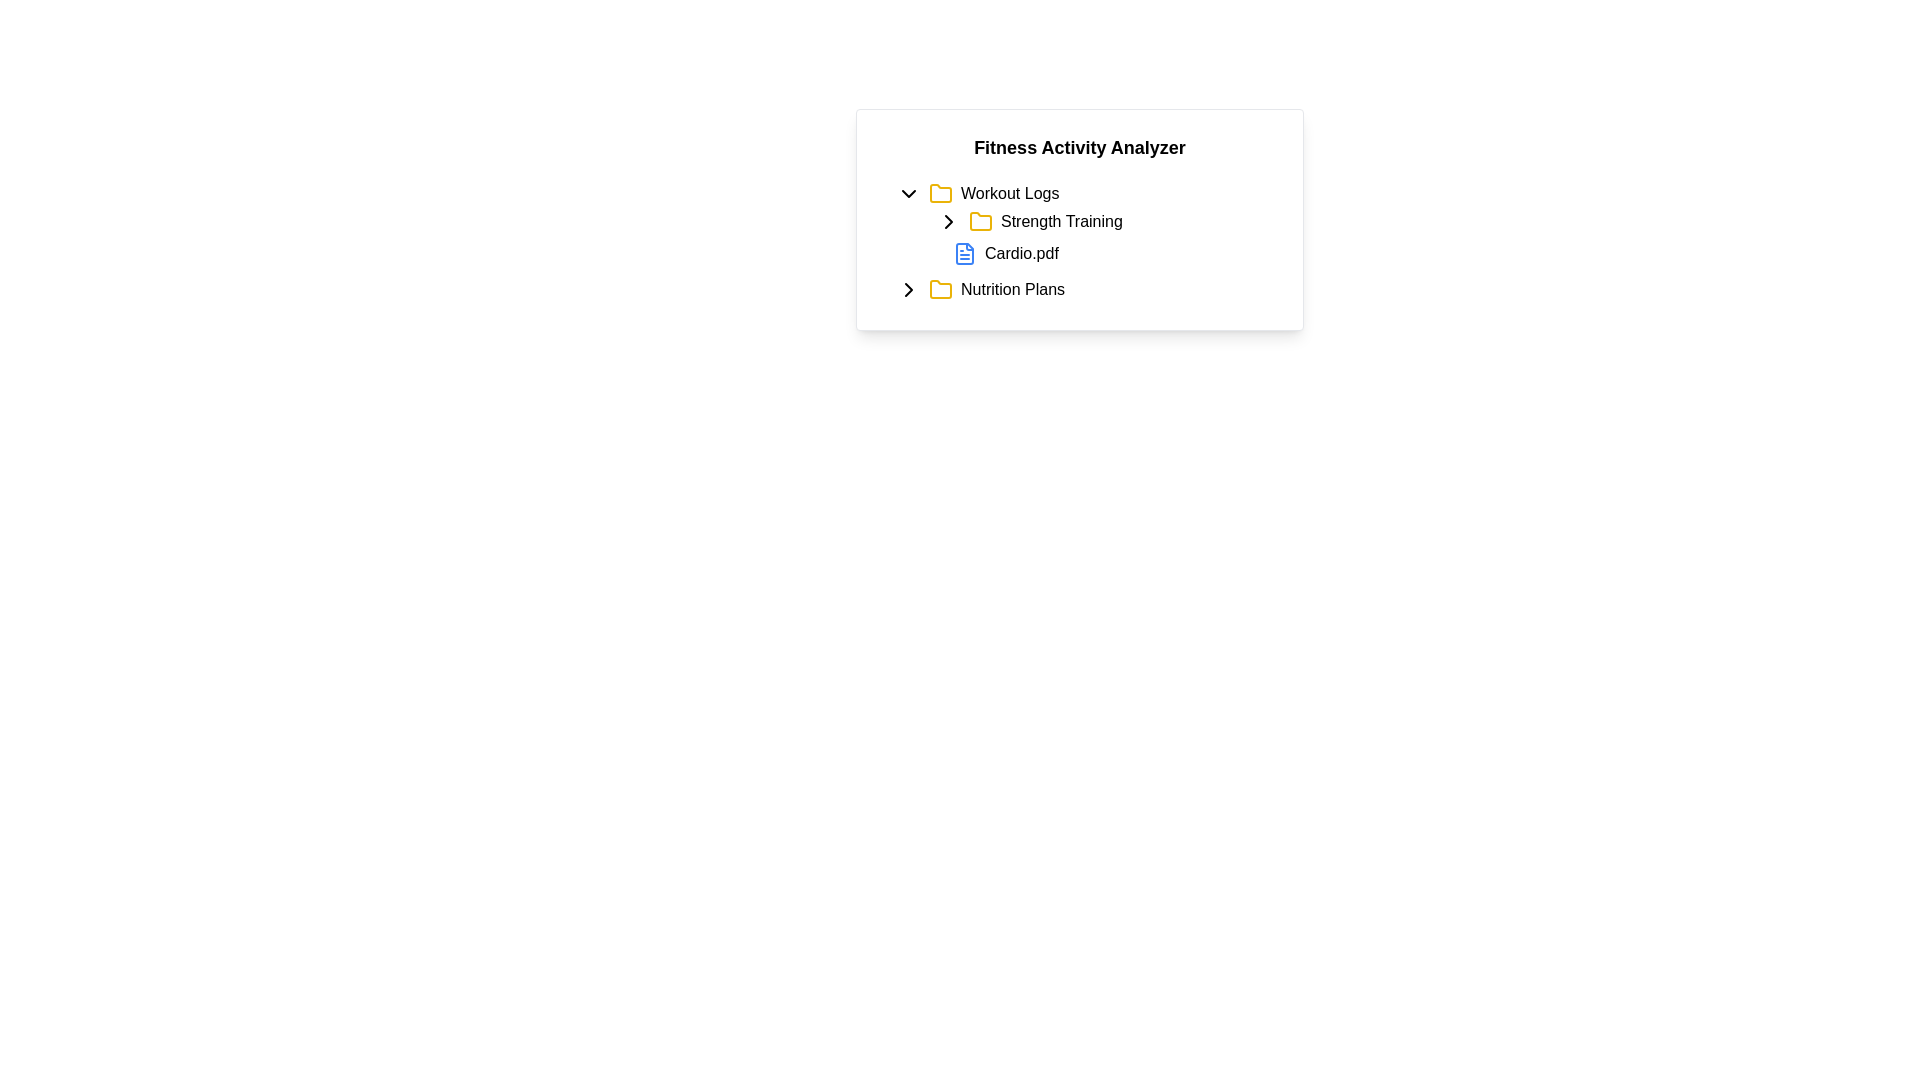  What do you see at coordinates (980, 221) in the screenshot?
I see `the bright yellow folder icon titled 'Strength Training' located under the 'Workout Logs' folder` at bounding box center [980, 221].